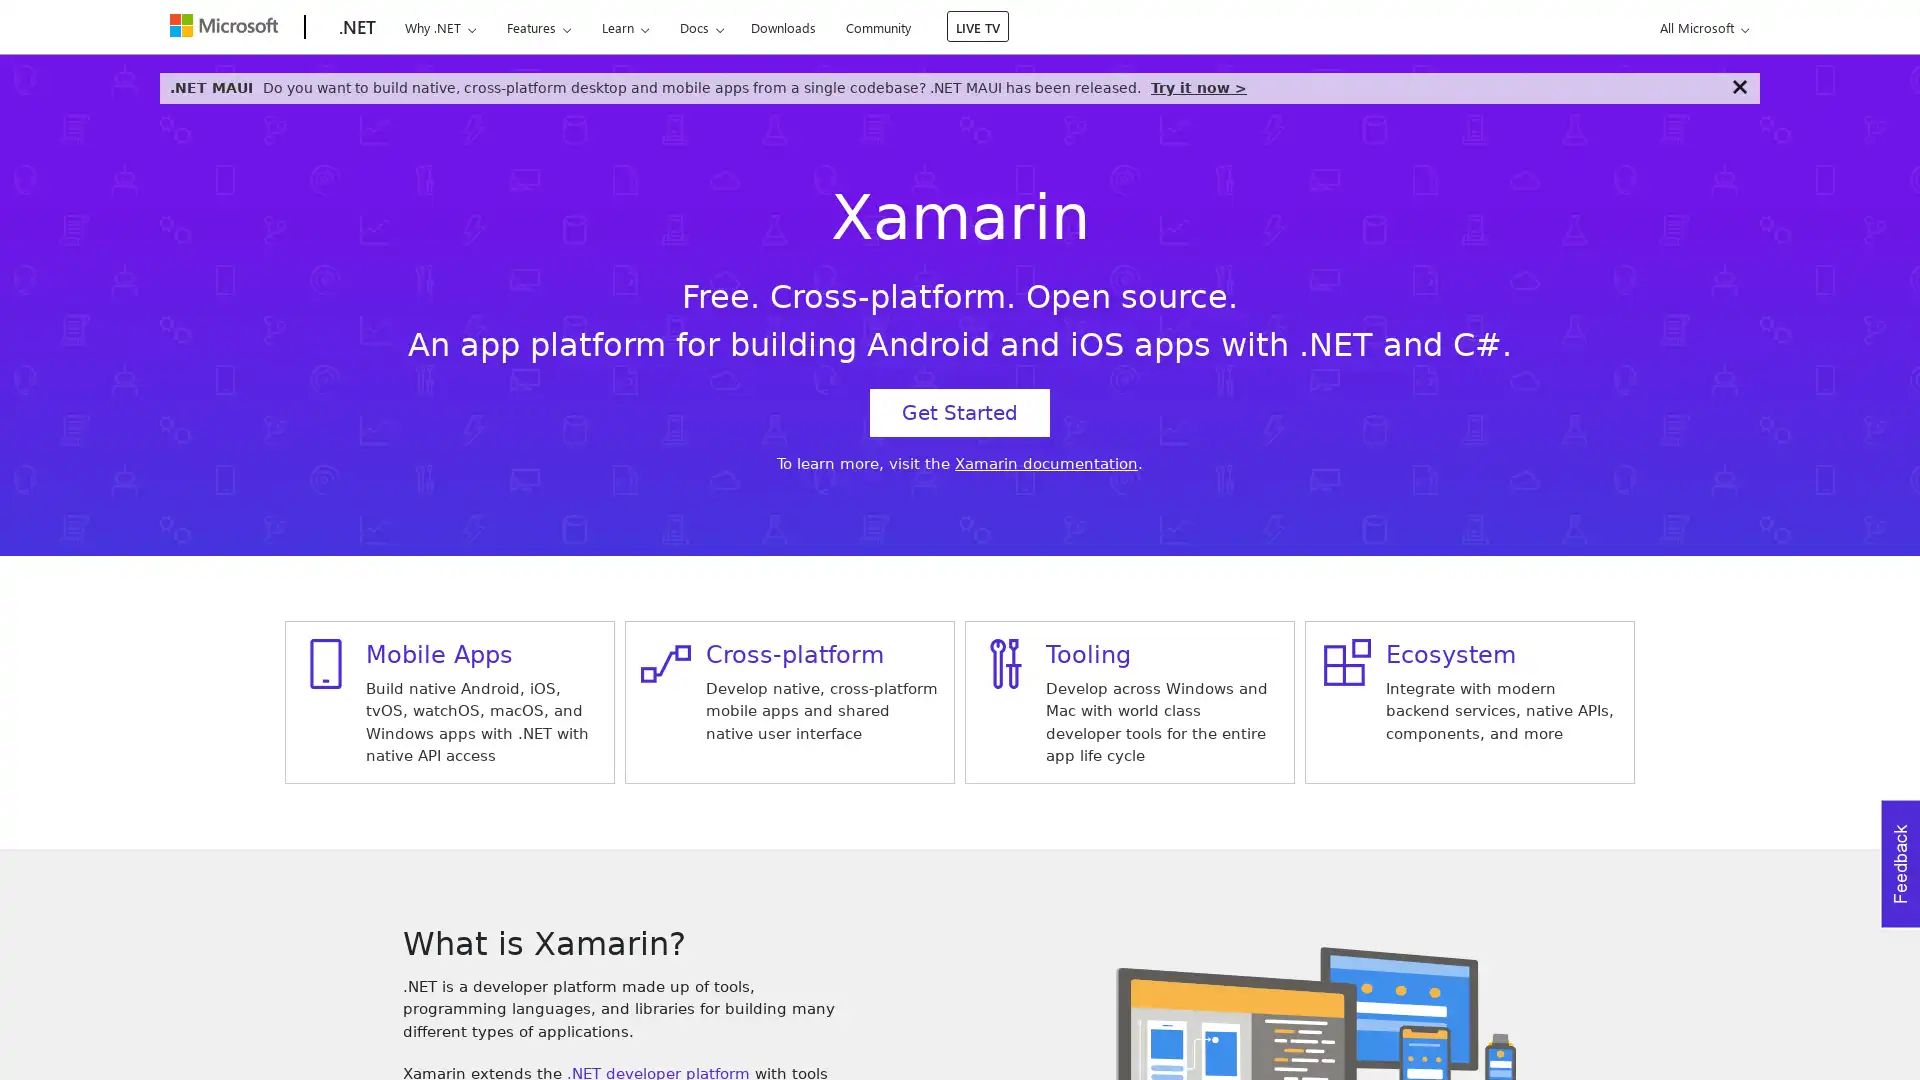  What do you see at coordinates (538, 27) in the screenshot?
I see `Features` at bounding box center [538, 27].